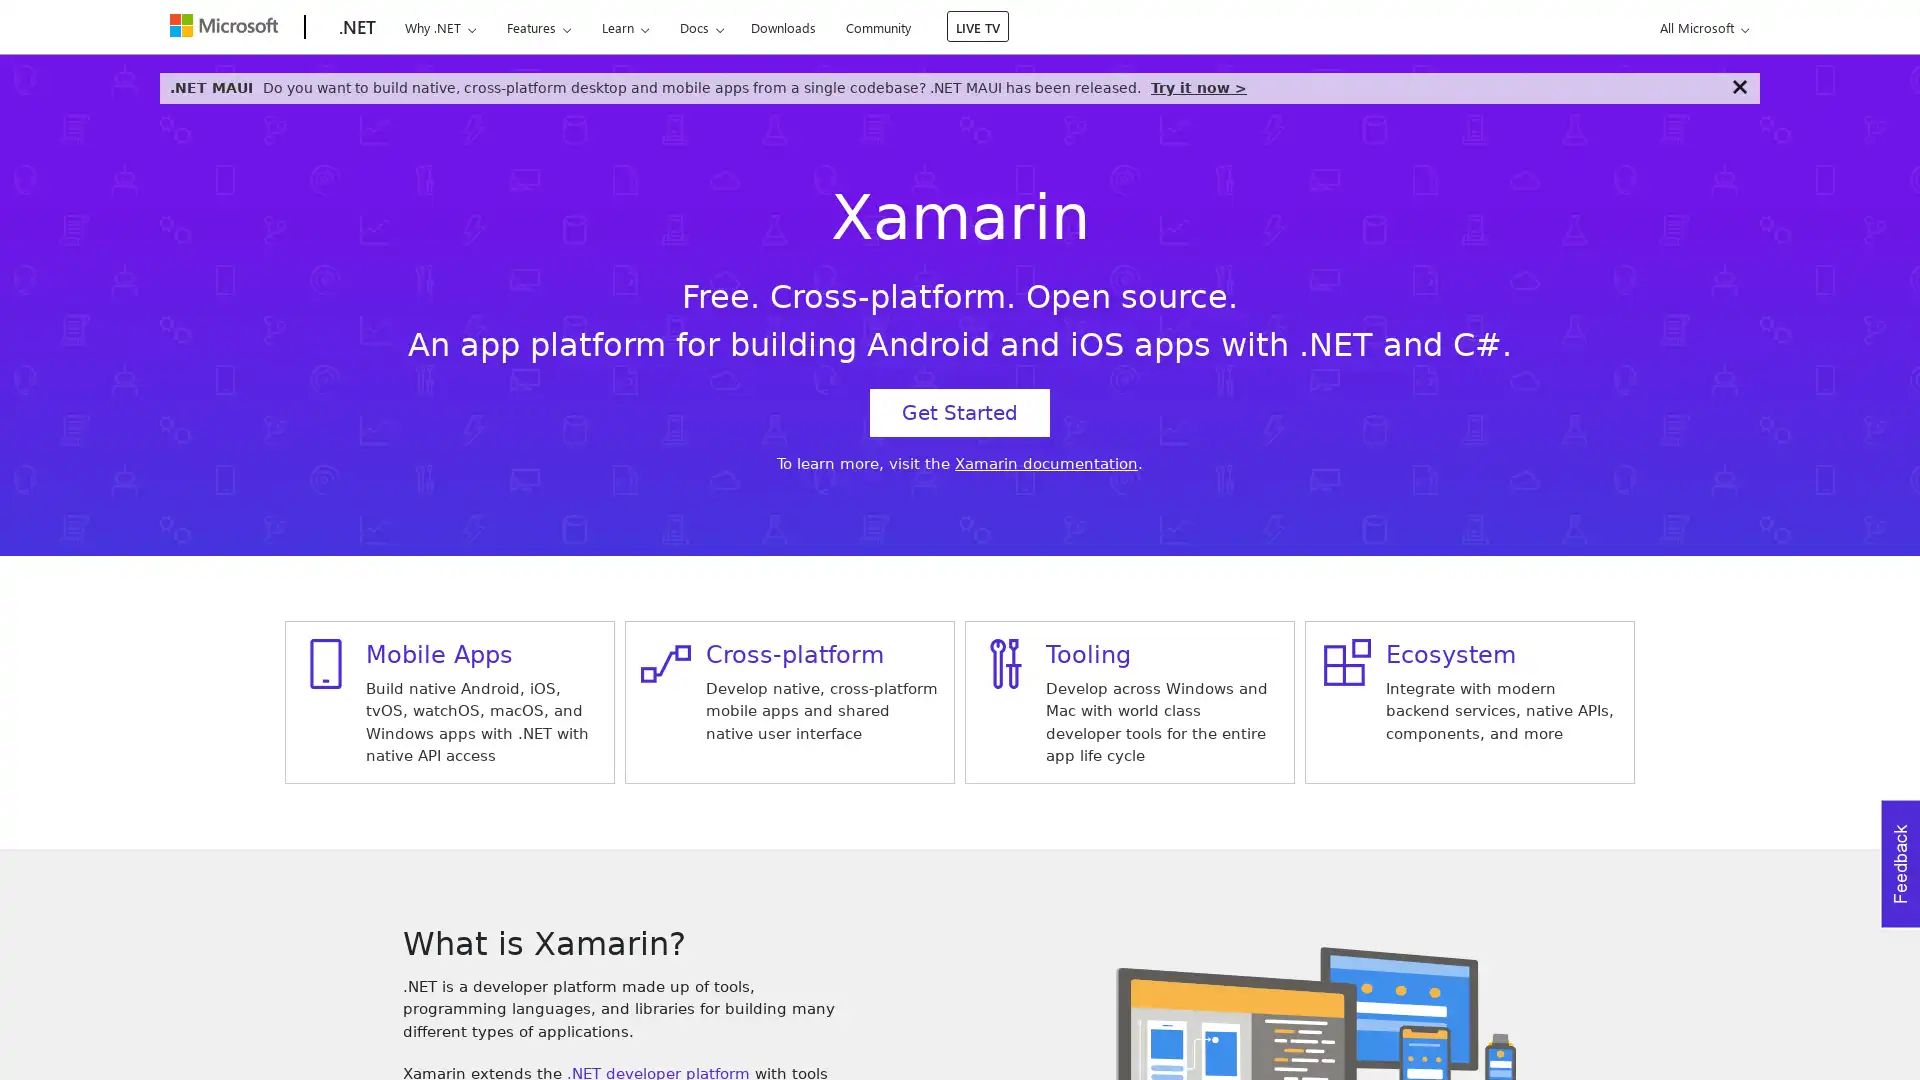  What do you see at coordinates (538, 27) in the screenshot?
I see `Features` at bounding box center [538, 27].